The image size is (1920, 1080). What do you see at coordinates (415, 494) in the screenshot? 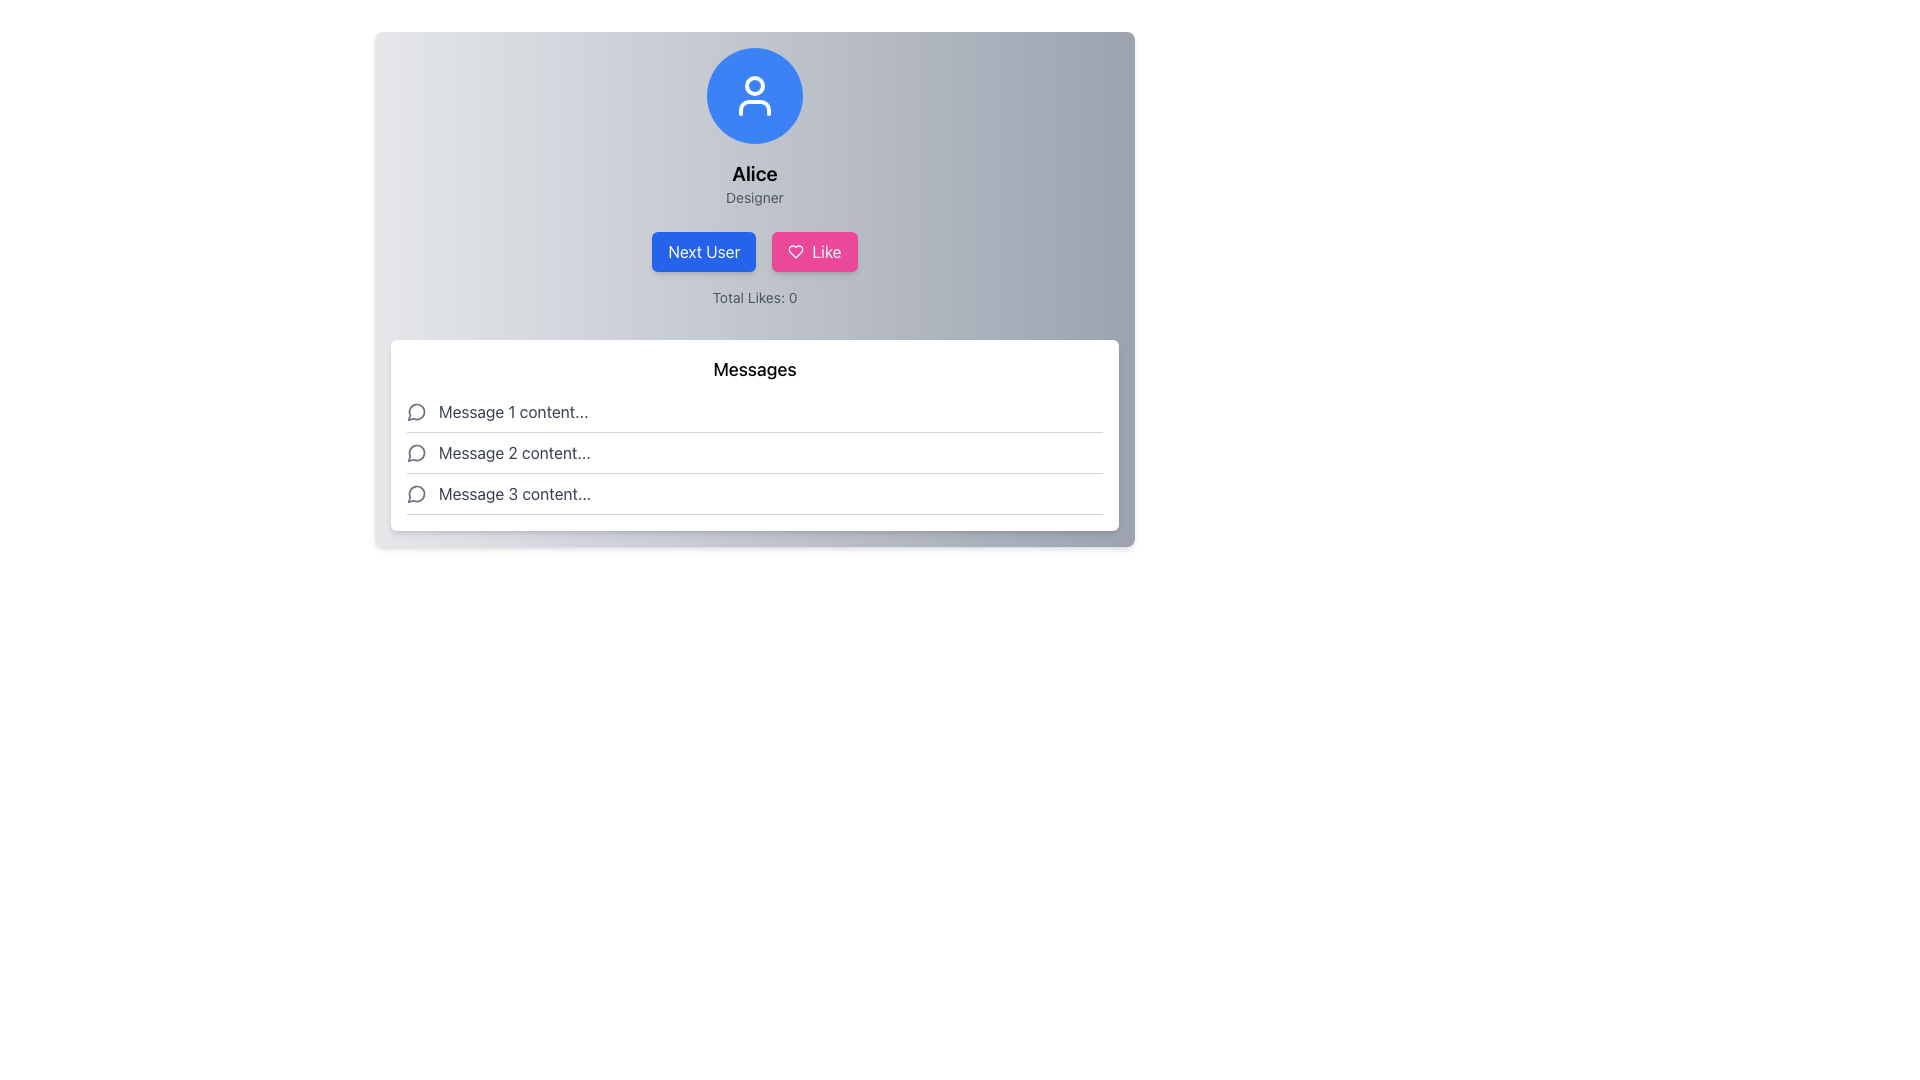
I see `the message indicator icon located in the bottom-most row of the 'Messages' list, adjacent to 'Message 3 content...'` at bounding box center [415, 494].